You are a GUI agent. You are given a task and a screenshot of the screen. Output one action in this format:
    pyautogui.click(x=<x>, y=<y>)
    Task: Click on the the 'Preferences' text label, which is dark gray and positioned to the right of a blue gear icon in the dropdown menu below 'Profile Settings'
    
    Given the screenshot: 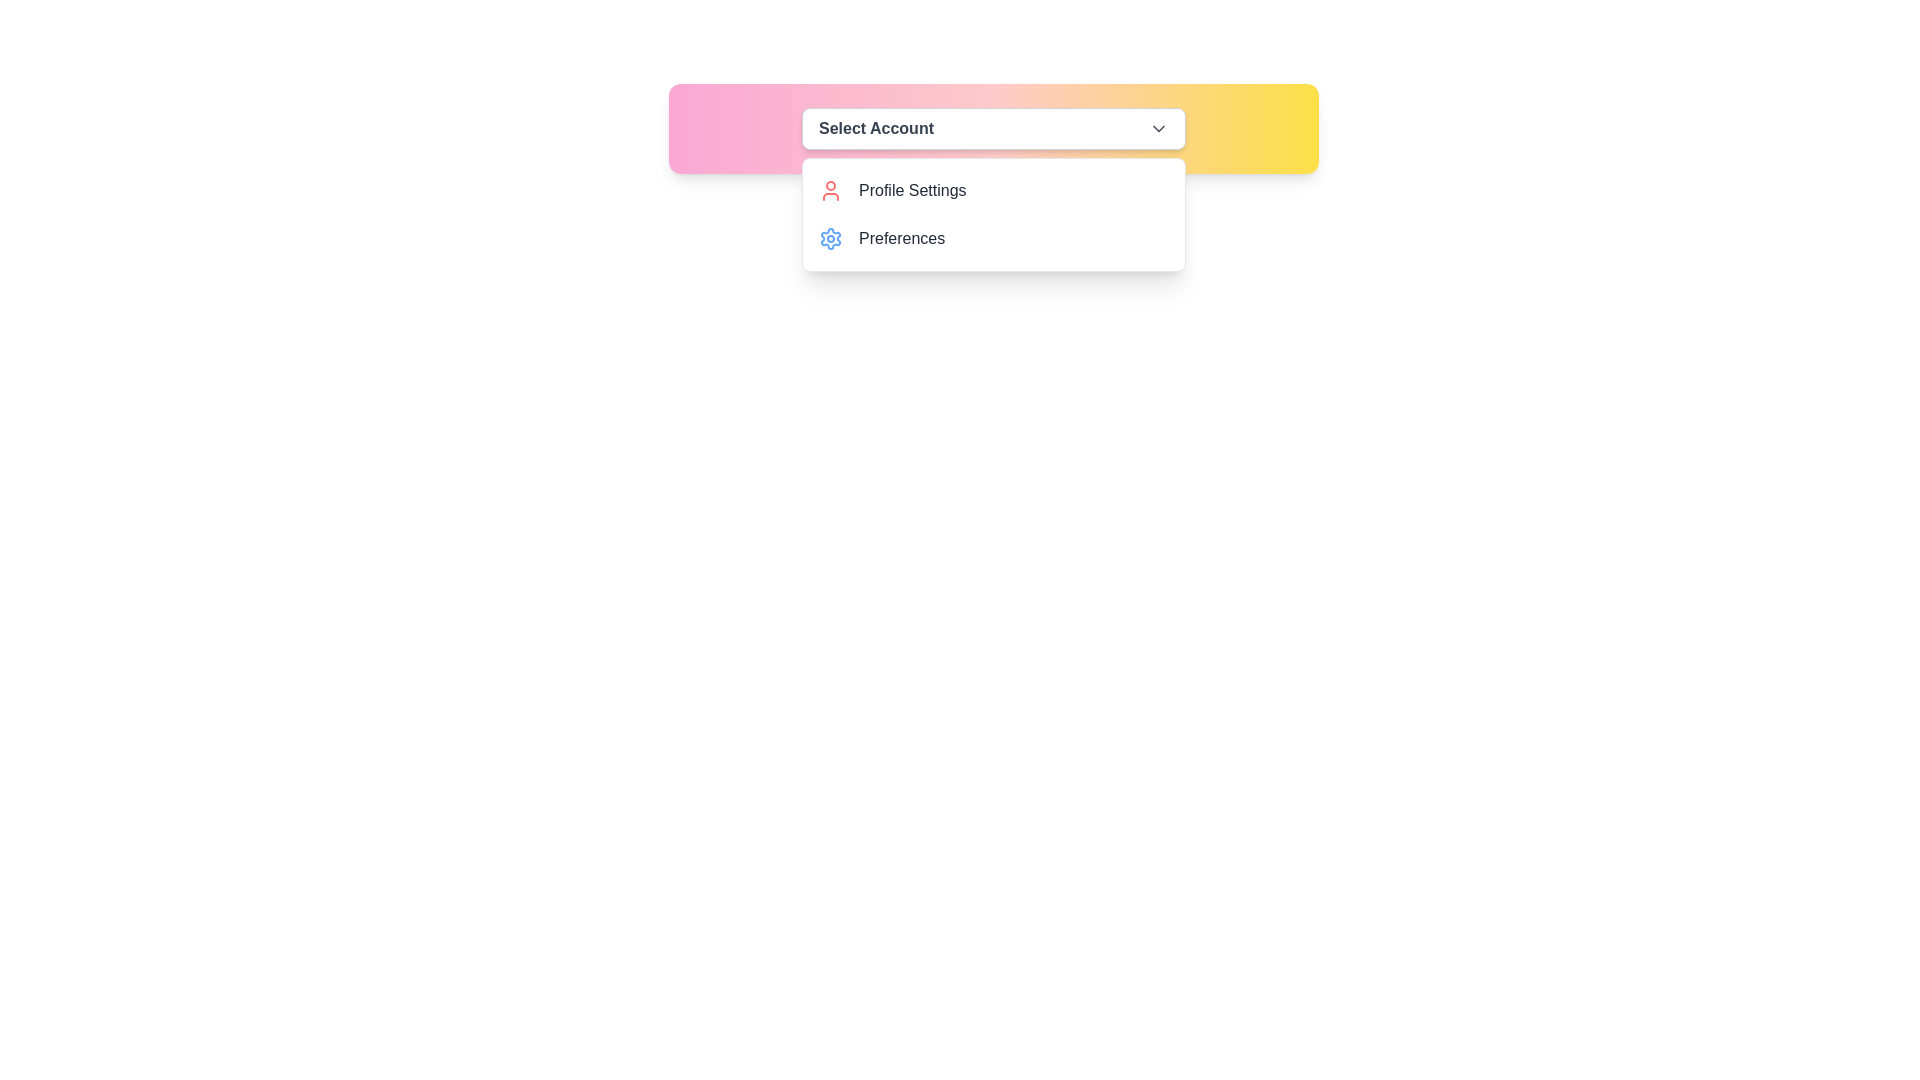 What is the action you would take?
    pyautogui.click(x=901, y=238)
    